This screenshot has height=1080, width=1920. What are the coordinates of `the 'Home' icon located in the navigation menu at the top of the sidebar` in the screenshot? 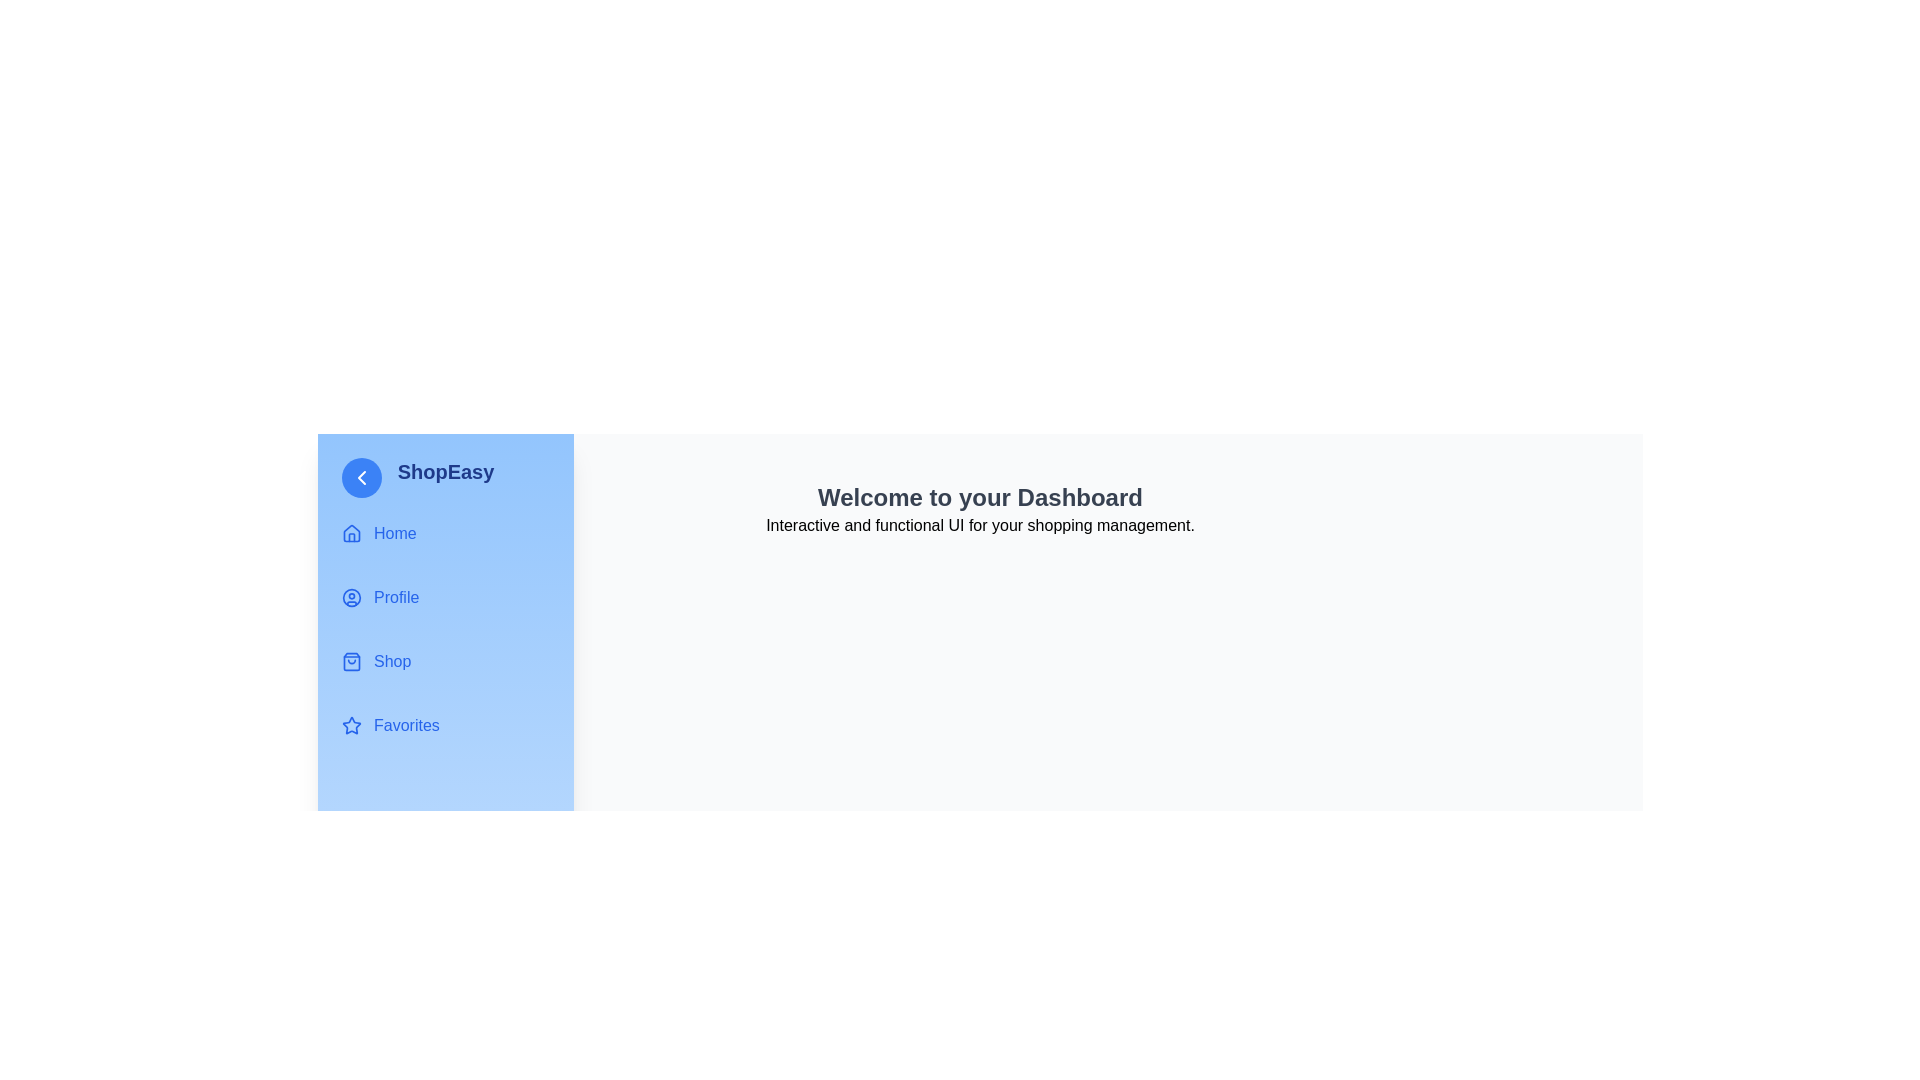 It's located at (351, 532).